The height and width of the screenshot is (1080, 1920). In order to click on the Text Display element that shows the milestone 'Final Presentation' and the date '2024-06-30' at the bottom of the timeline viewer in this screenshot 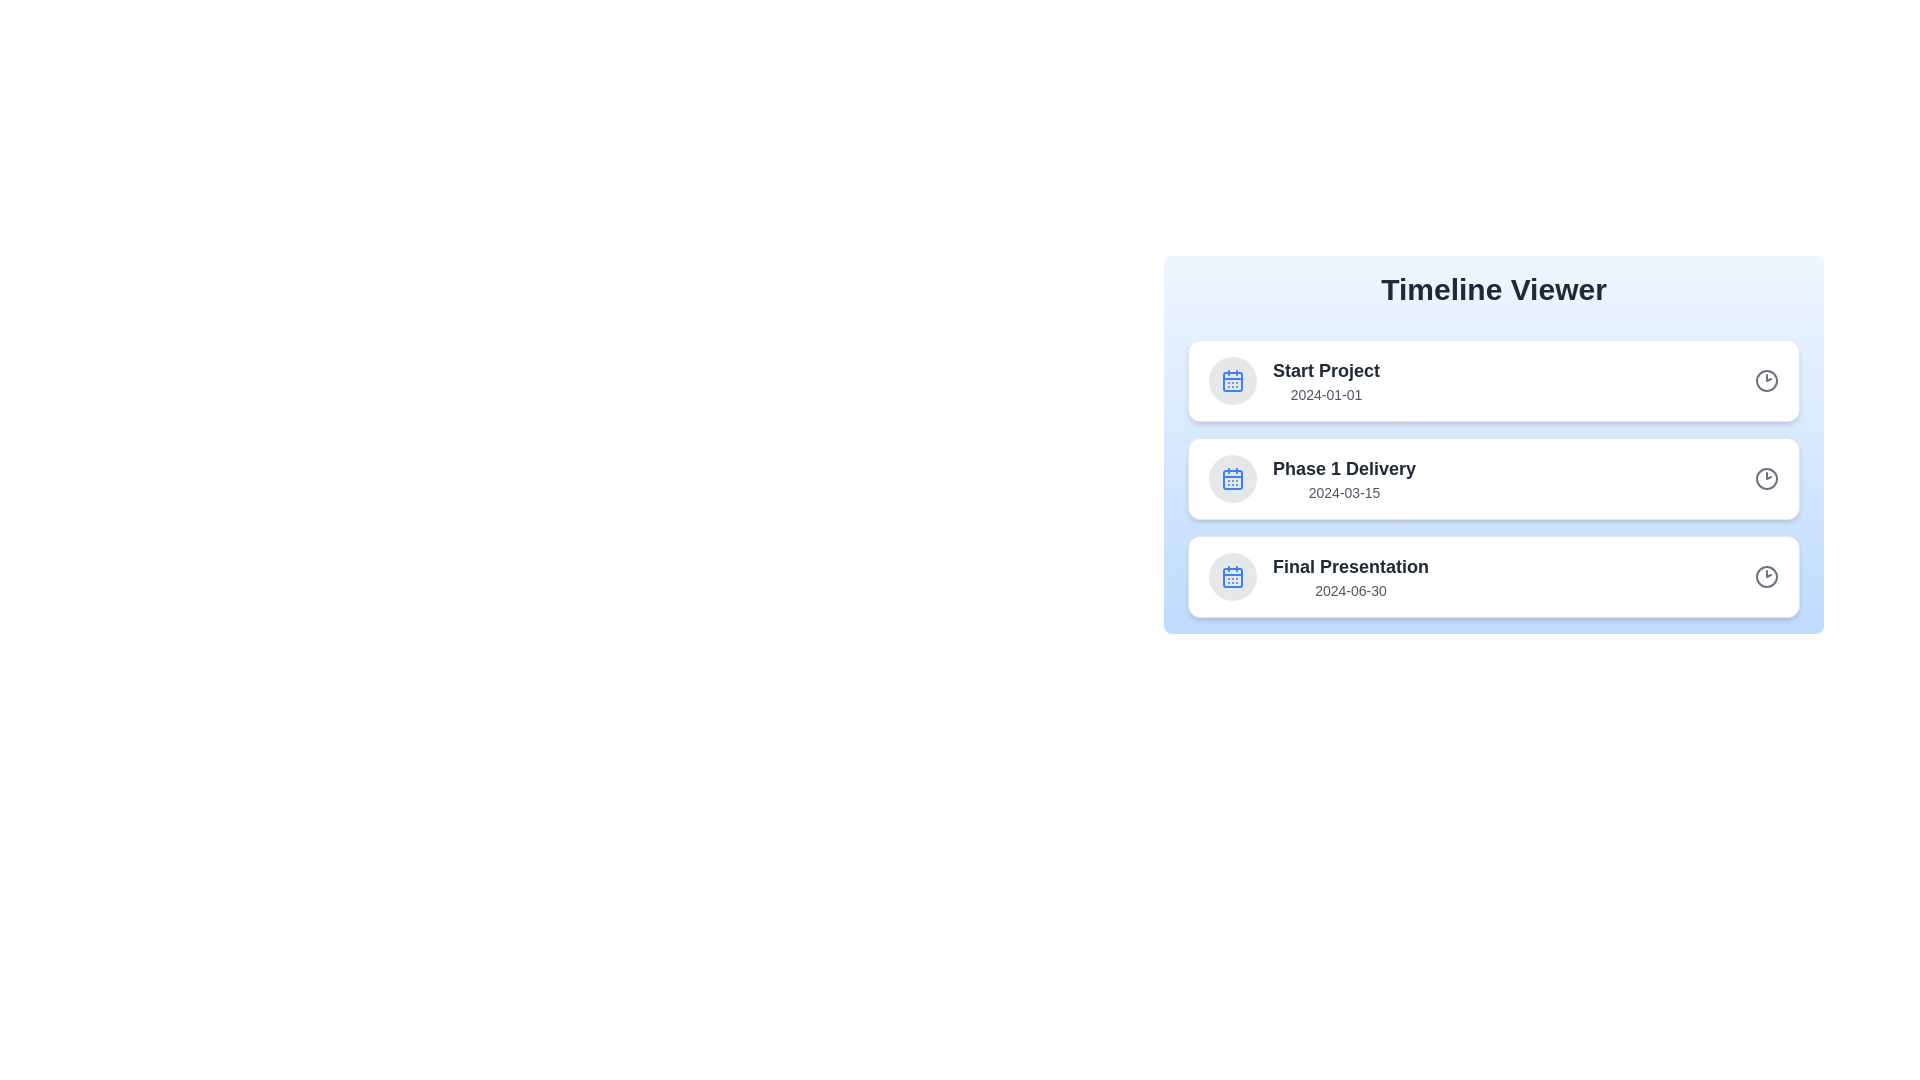, I will do `click(1351, 577)`.